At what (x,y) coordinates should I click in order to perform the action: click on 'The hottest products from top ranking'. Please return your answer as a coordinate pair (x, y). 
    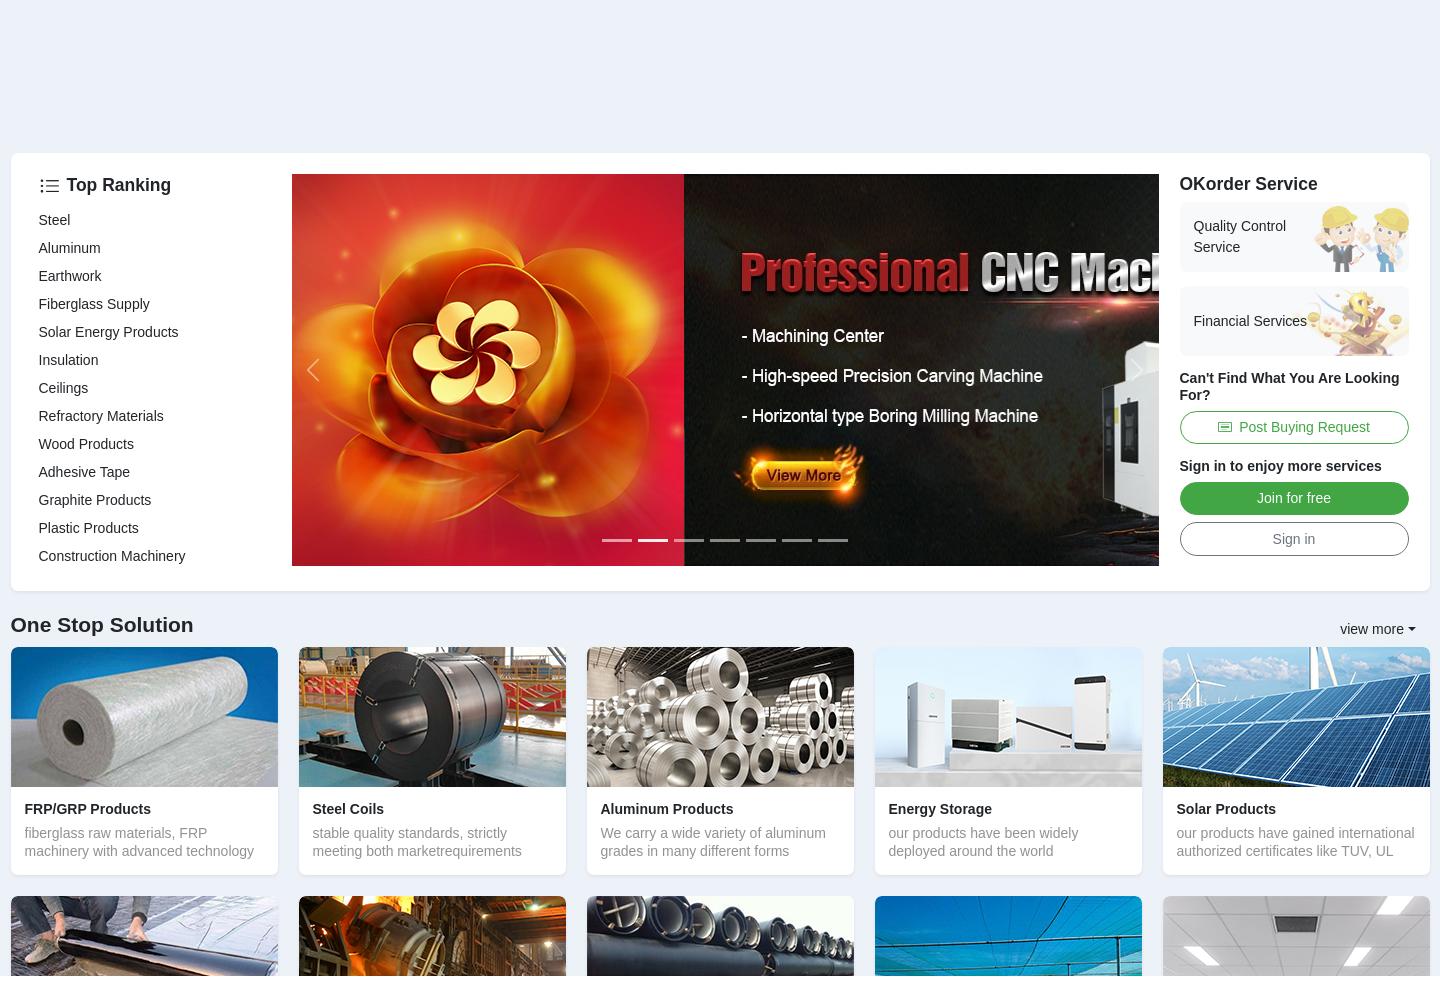
    Looking at the image, I should click on (156, 670).